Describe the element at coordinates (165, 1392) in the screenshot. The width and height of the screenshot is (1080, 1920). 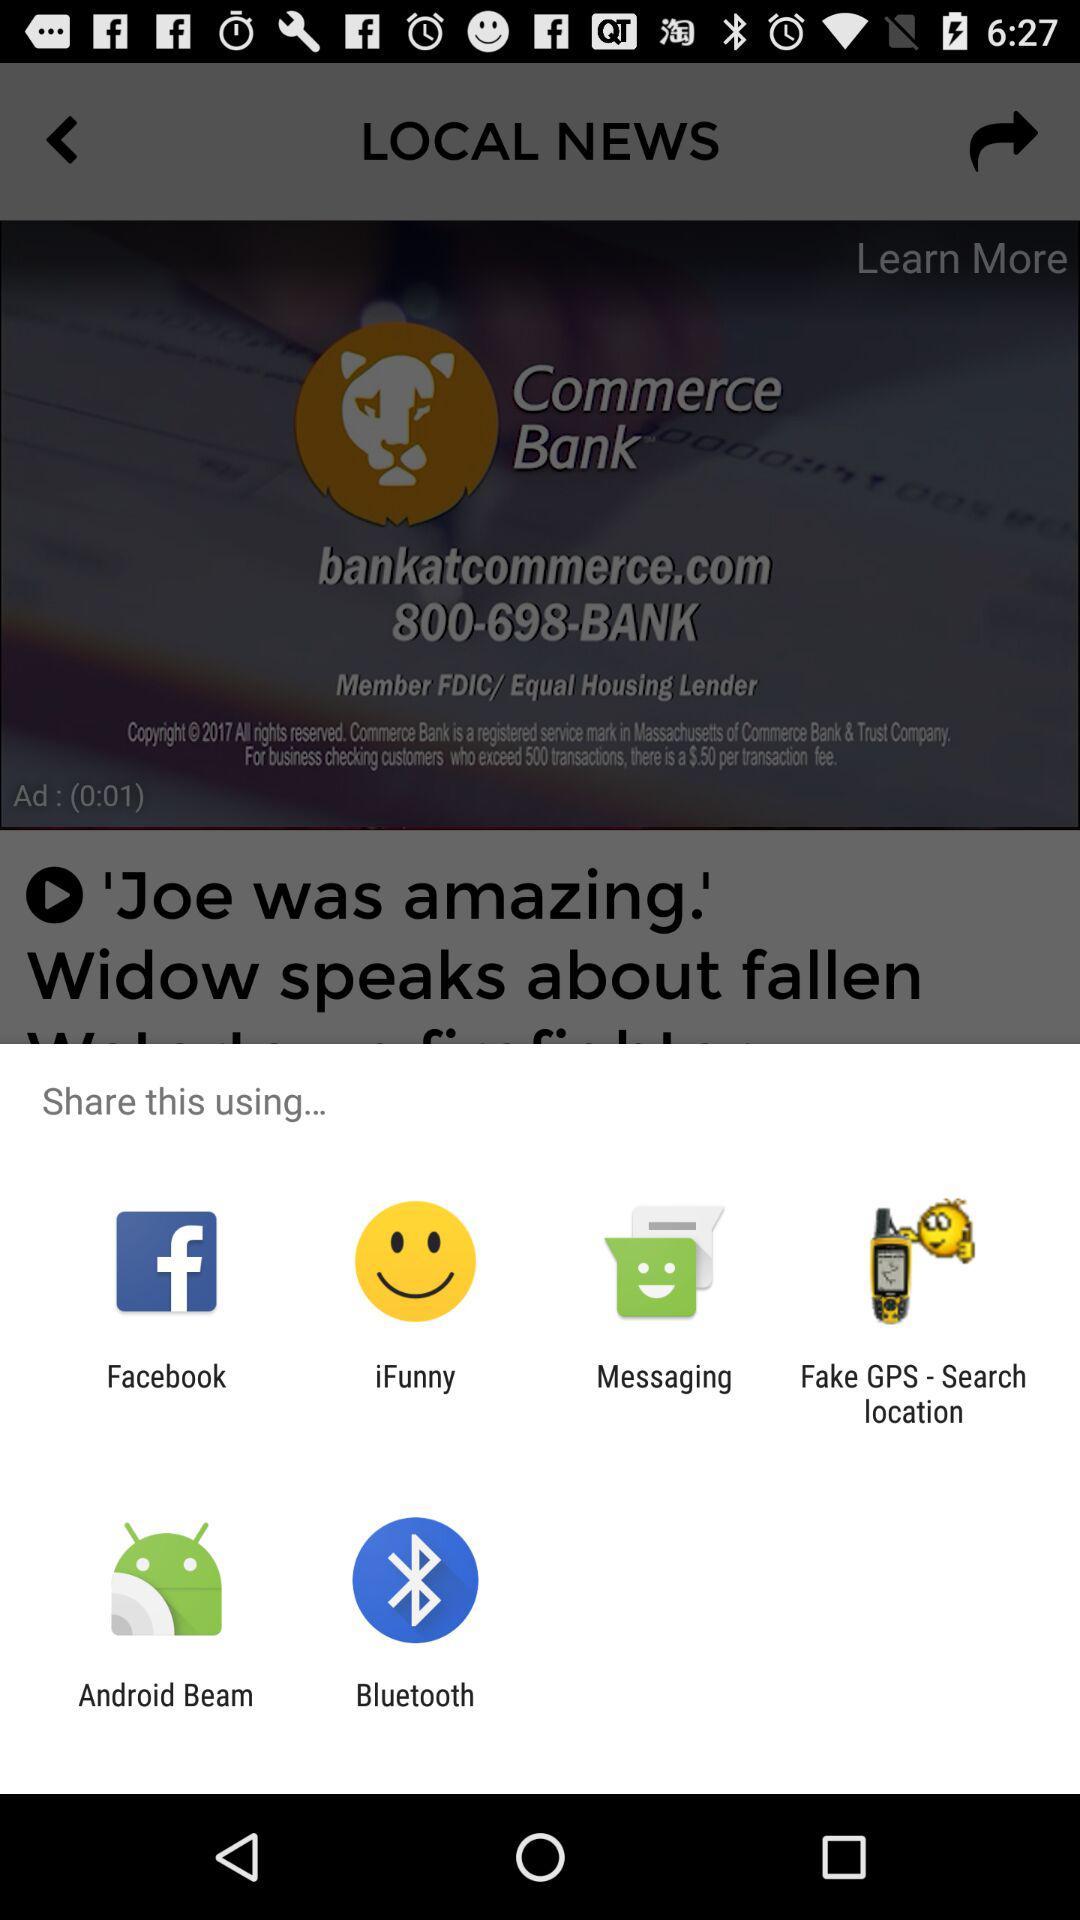
I see `the icon to the left of the ifunny item` at that location.